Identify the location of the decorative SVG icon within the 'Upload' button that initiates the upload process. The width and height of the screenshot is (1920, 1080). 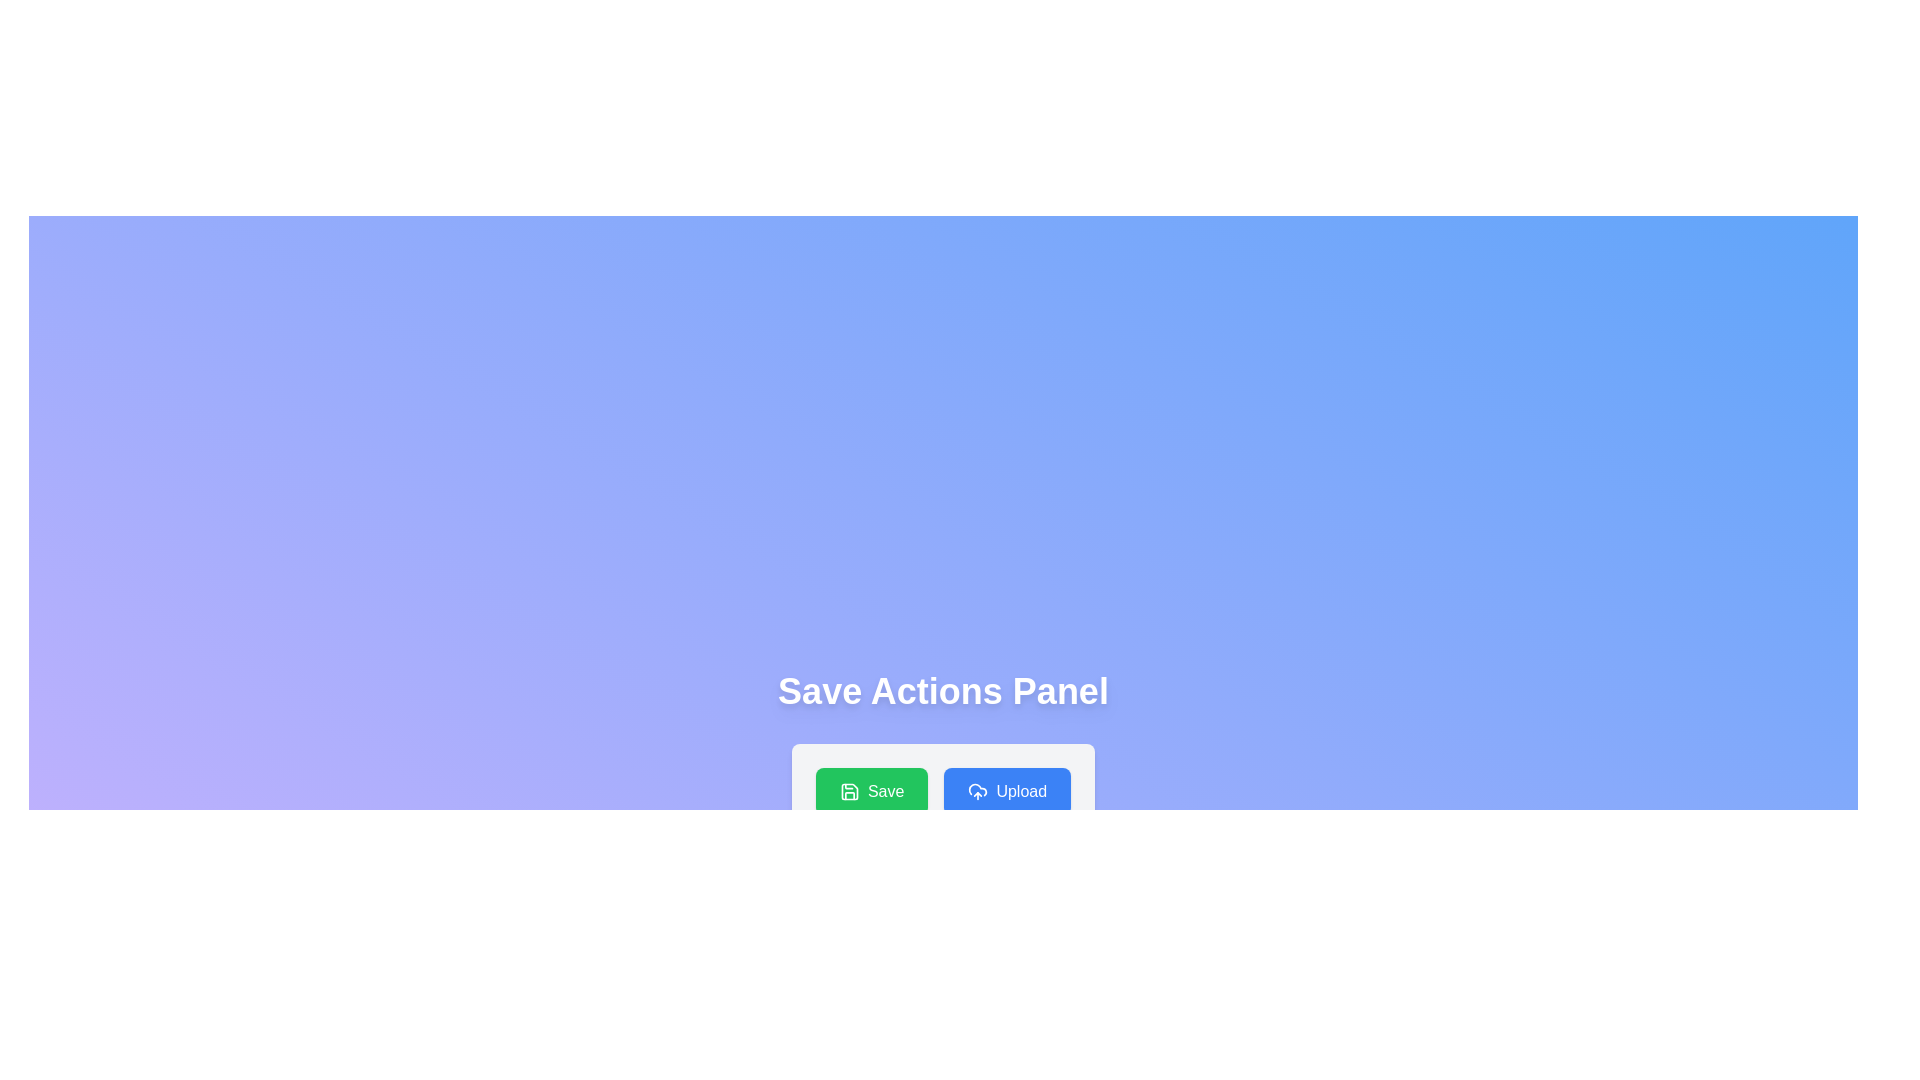
(978, 789).